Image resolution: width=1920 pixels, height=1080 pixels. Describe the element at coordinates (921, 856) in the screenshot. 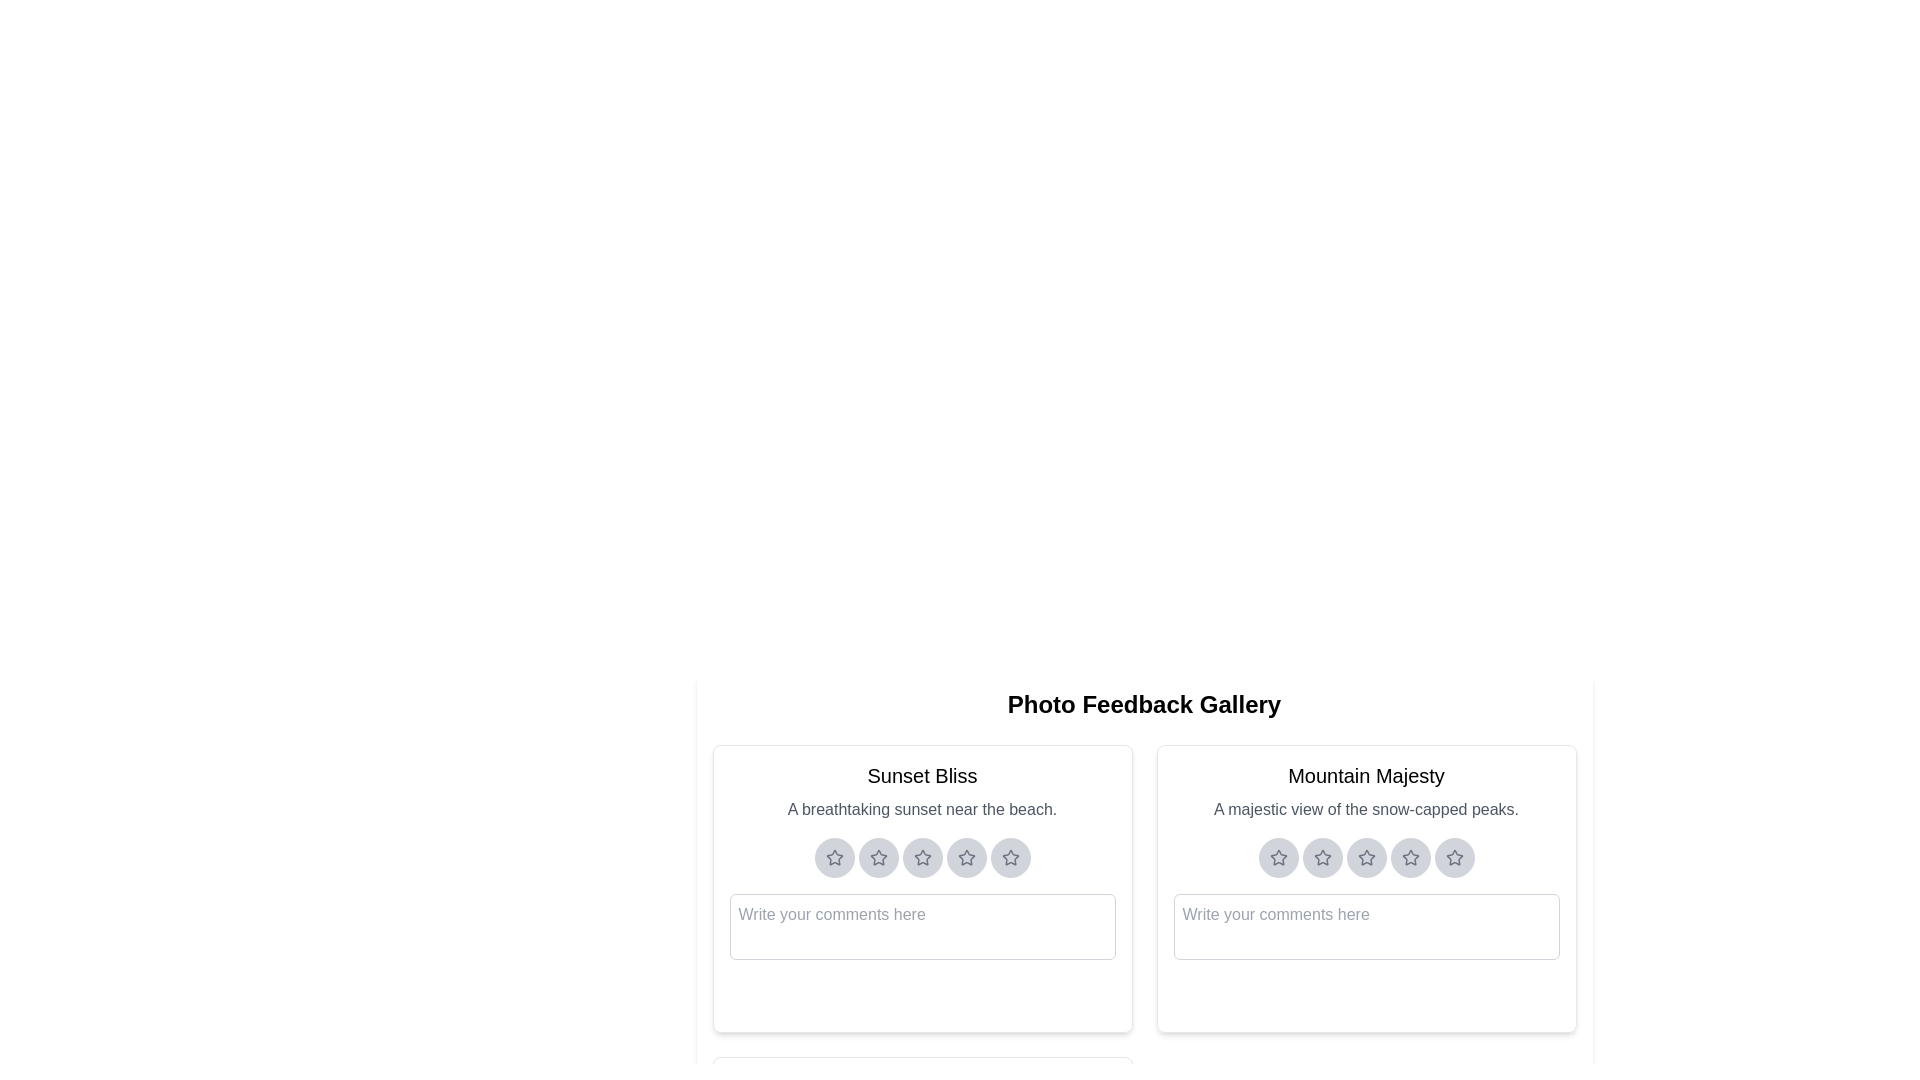

I see `the third rating star button in the 'Photo Feedback Gallery' below the 'Sunset Bliss' card to observe hover effects` at that location.